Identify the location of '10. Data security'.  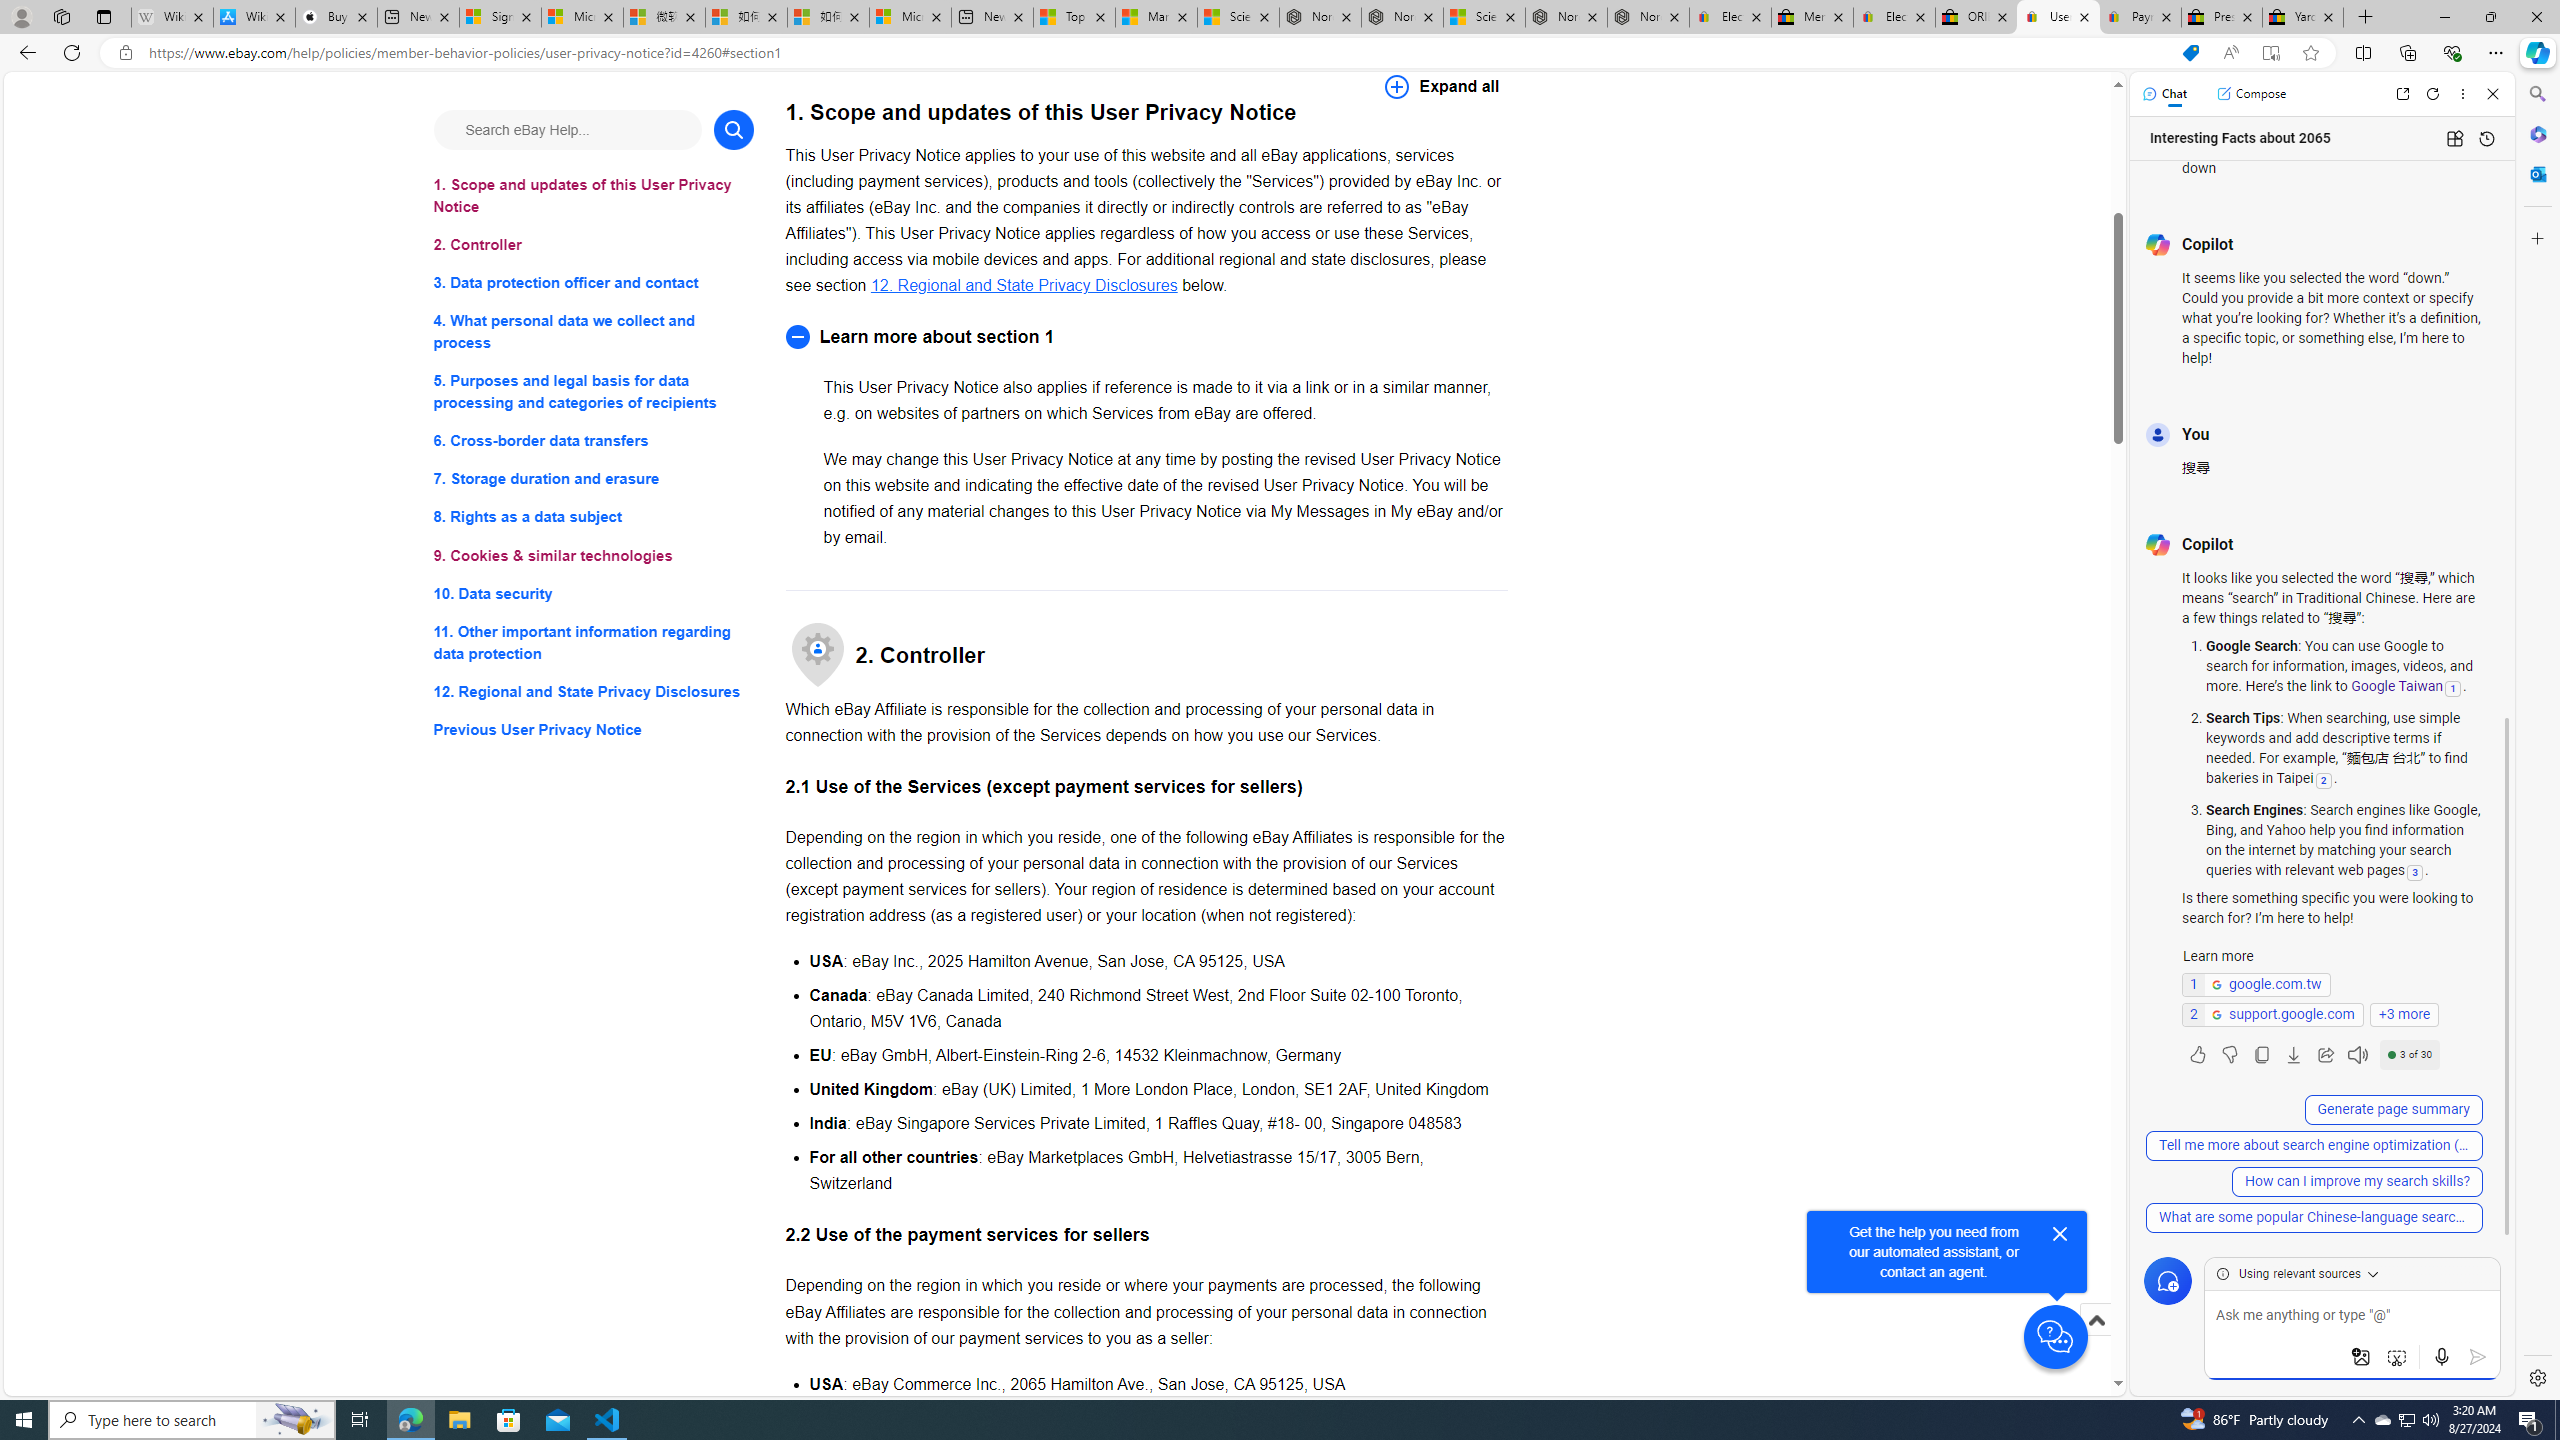
(592, 593).